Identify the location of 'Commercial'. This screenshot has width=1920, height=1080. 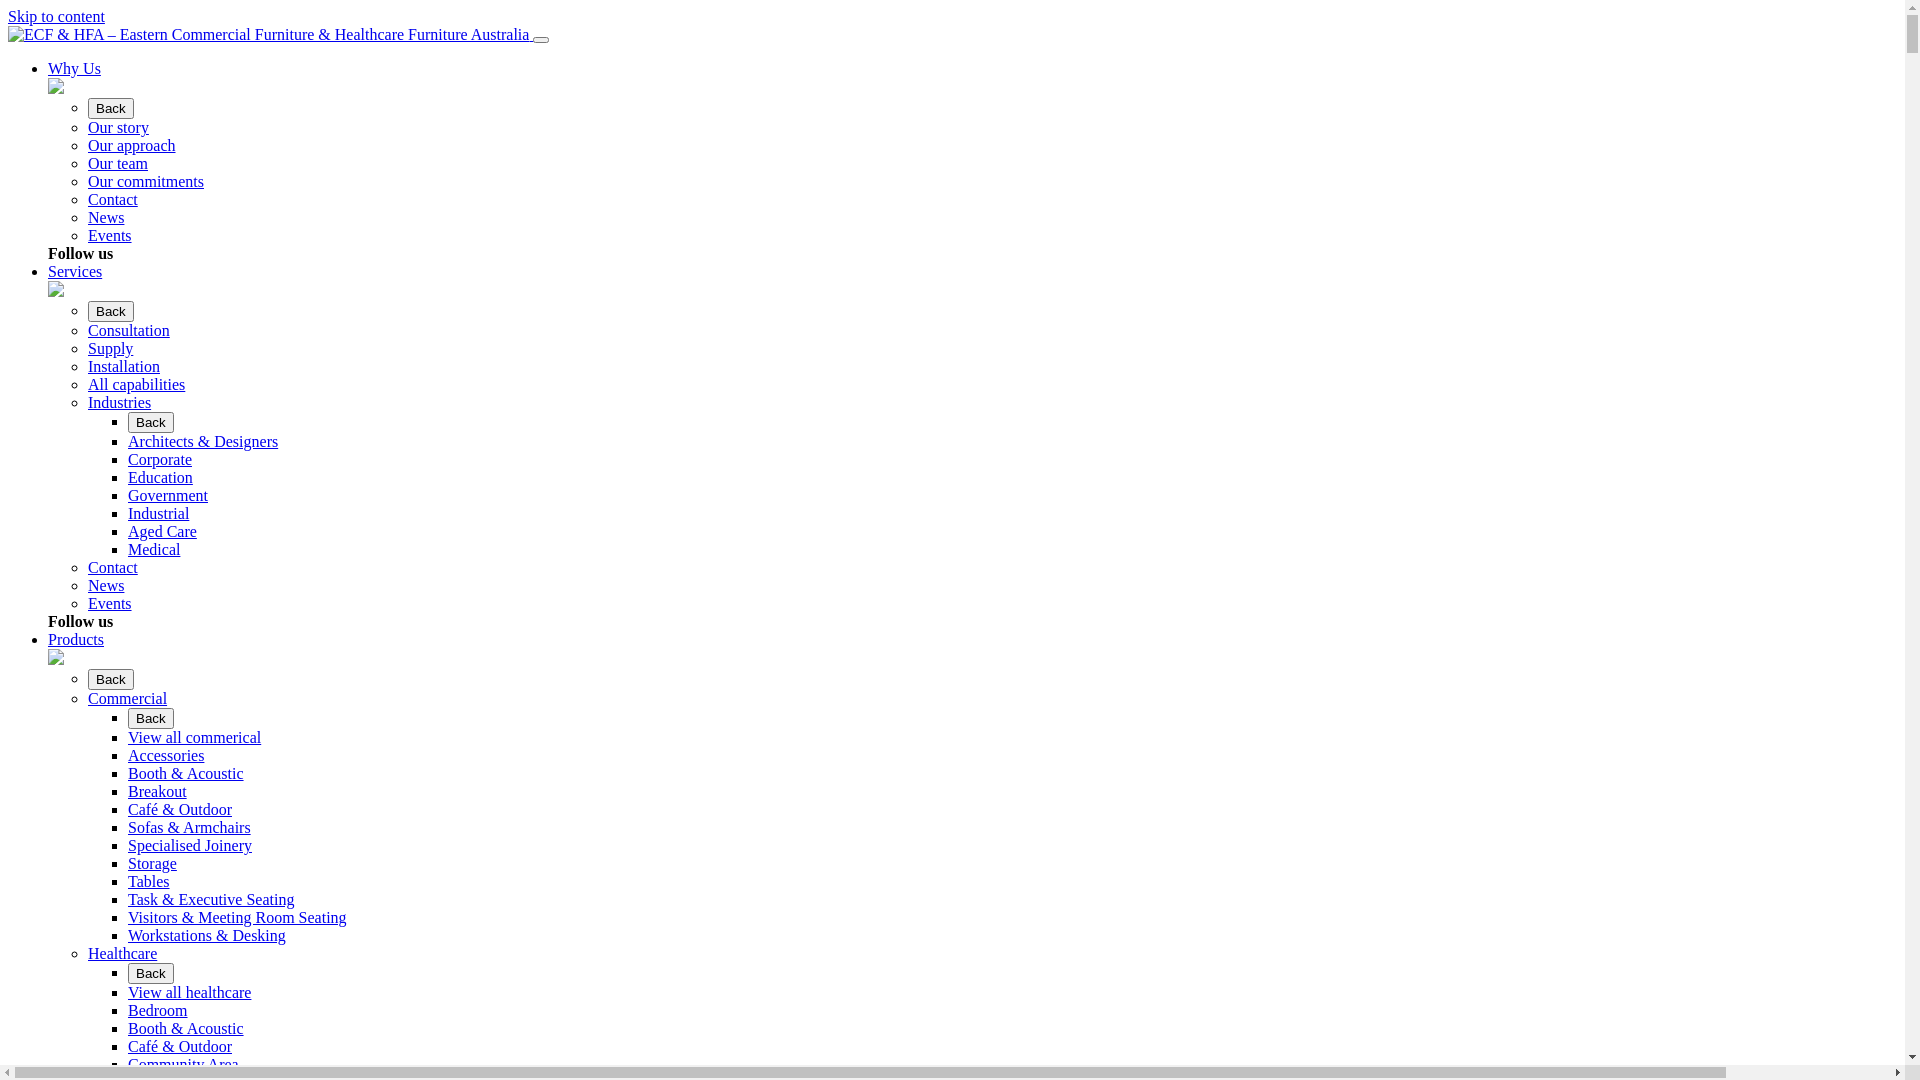
(126, 697).